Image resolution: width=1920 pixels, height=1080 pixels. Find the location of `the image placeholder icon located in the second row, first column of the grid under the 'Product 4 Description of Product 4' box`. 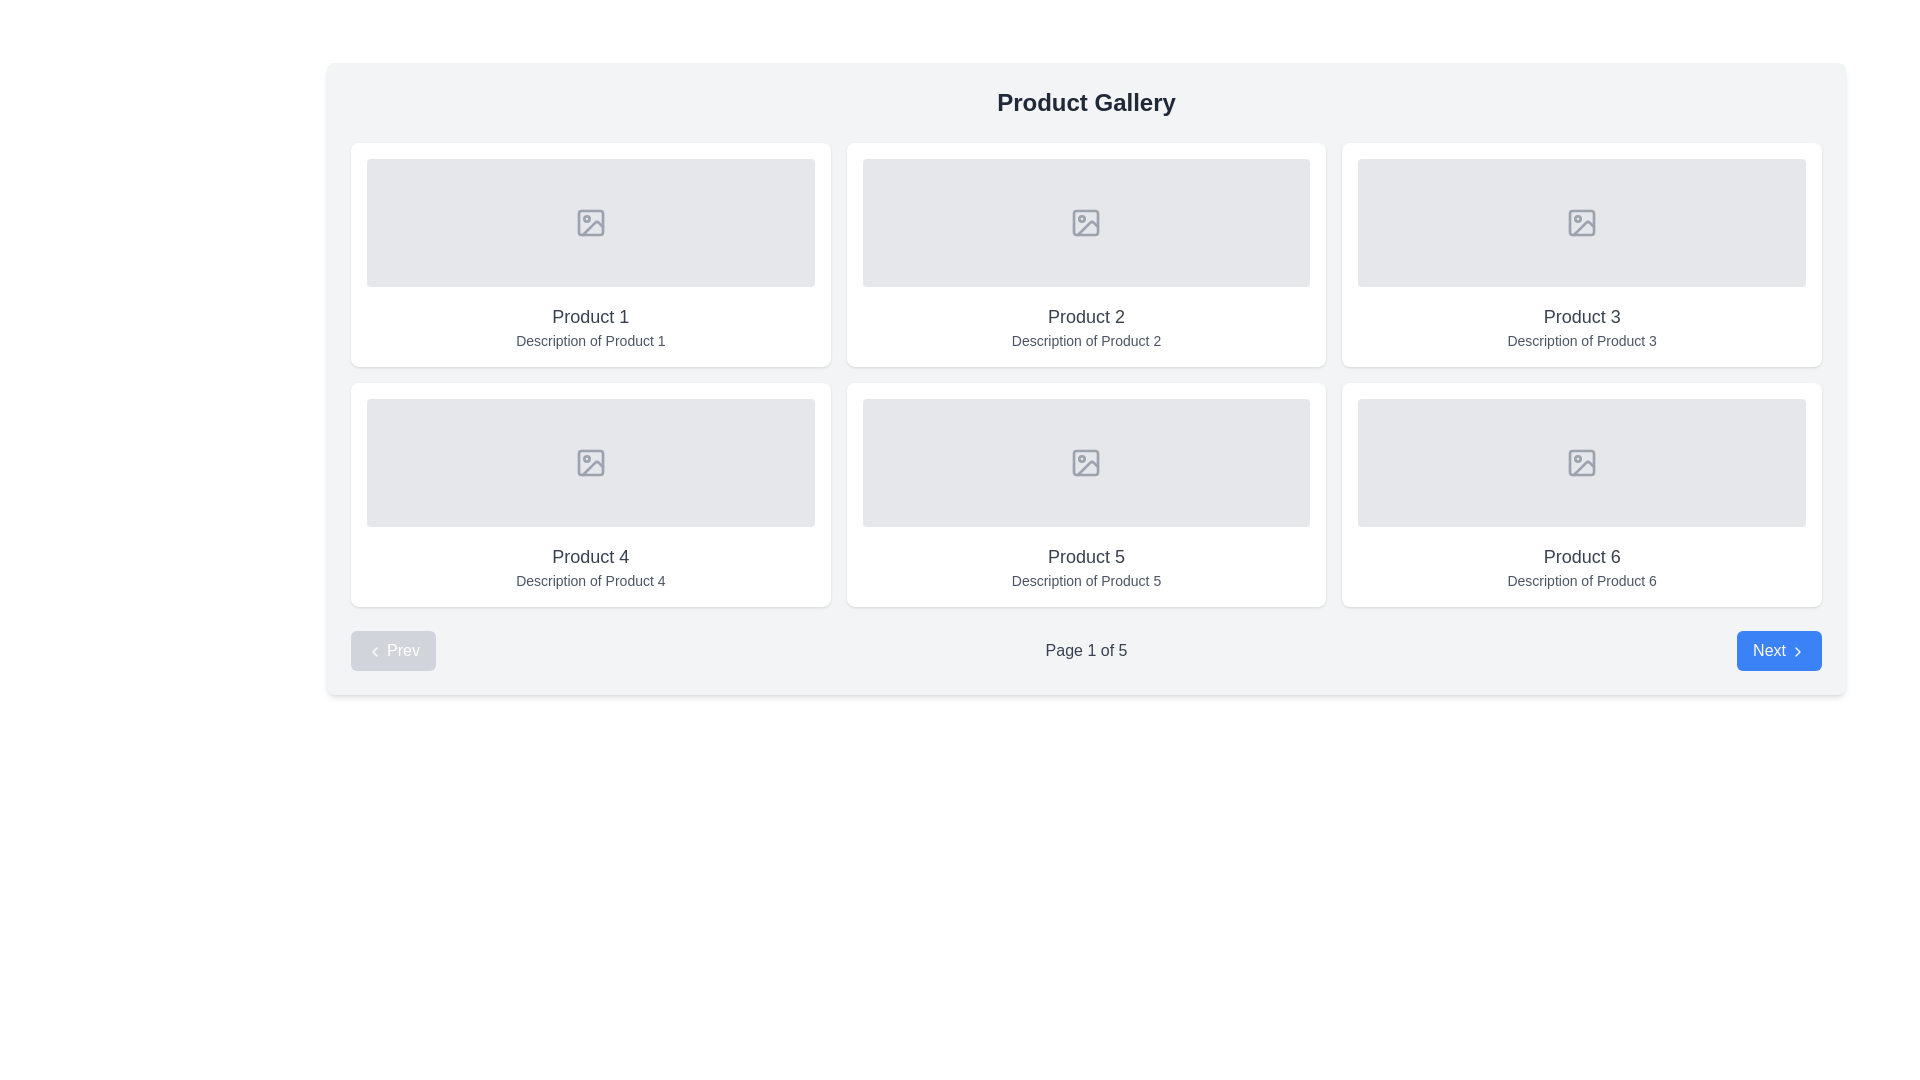

the image placeholder icon located in the second row, first column of the grid under the 'Product 4 Description of Product 4' box is located at coordinates (589, 462).